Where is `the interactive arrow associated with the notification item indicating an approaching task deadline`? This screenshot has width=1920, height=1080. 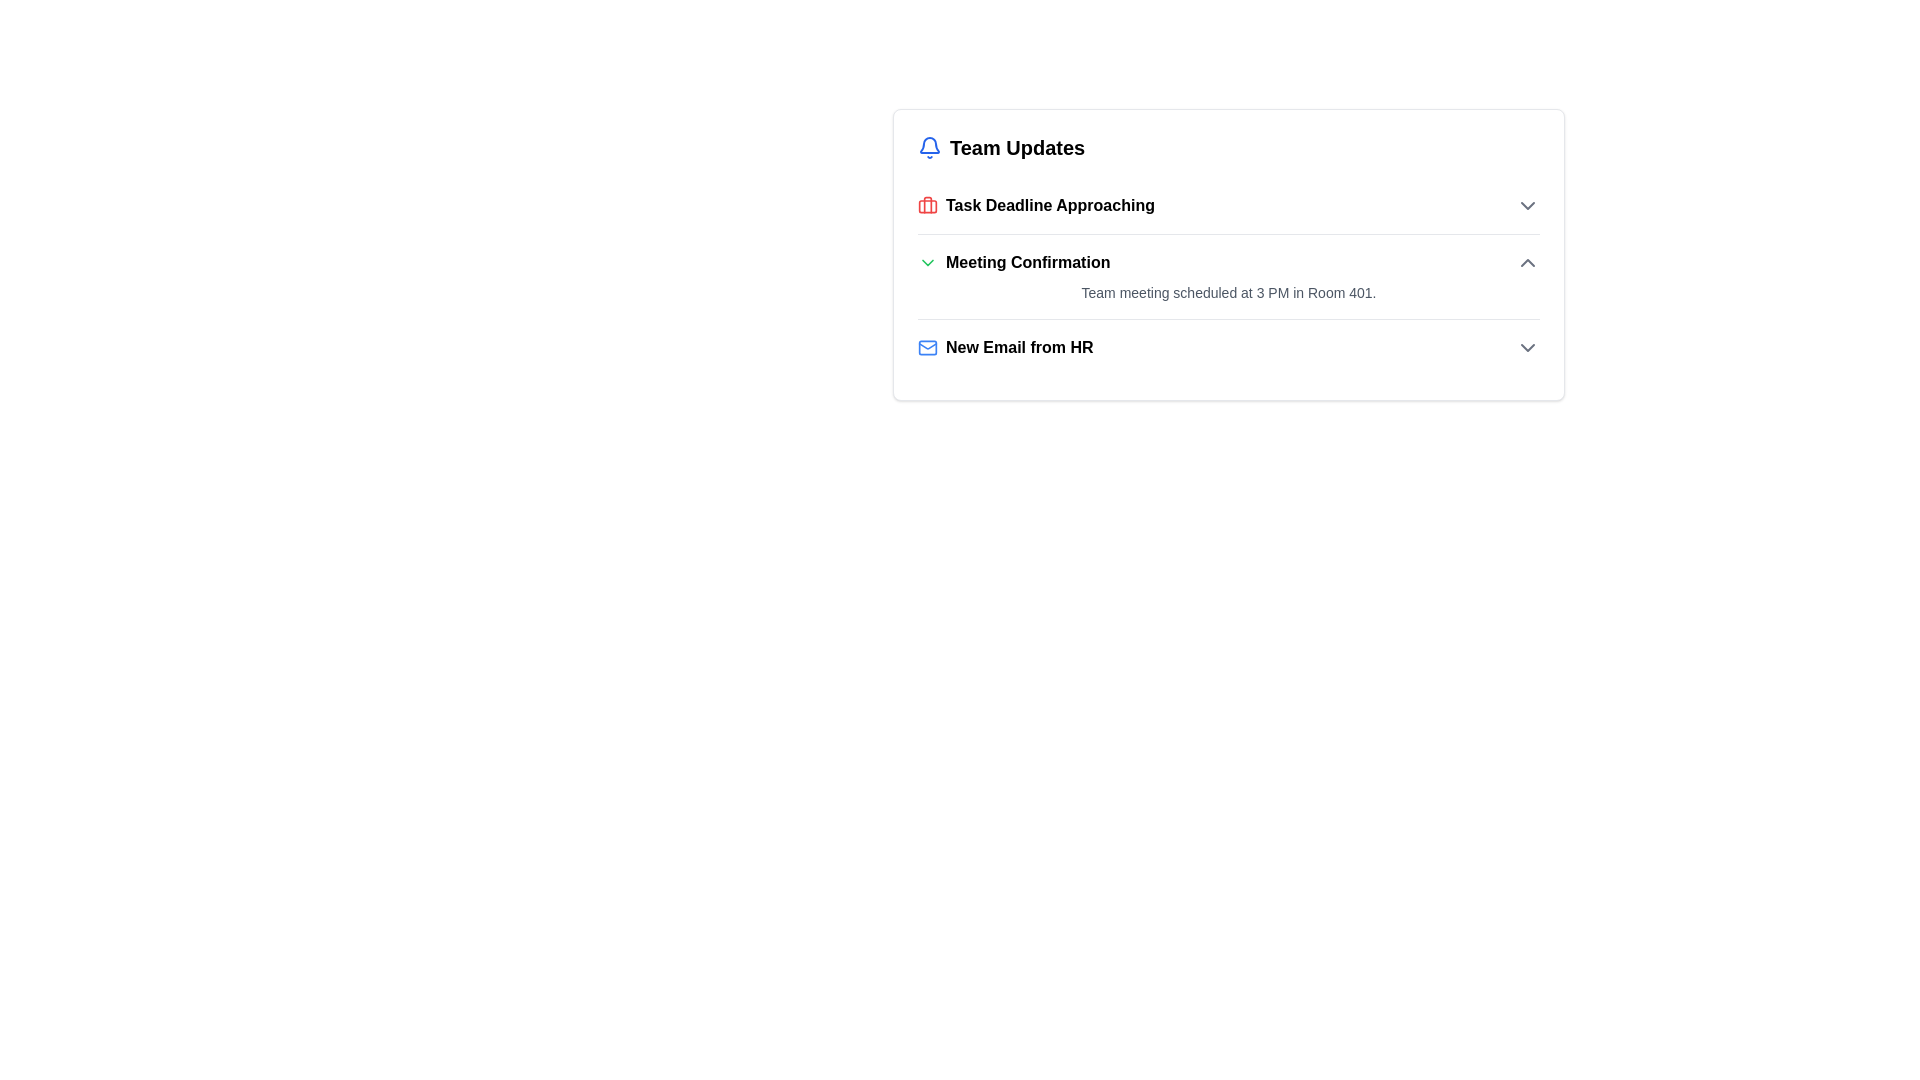
the interactive arrow associated with the notification item indicating an approaching task deadline is located at coordinates (1227, 205).